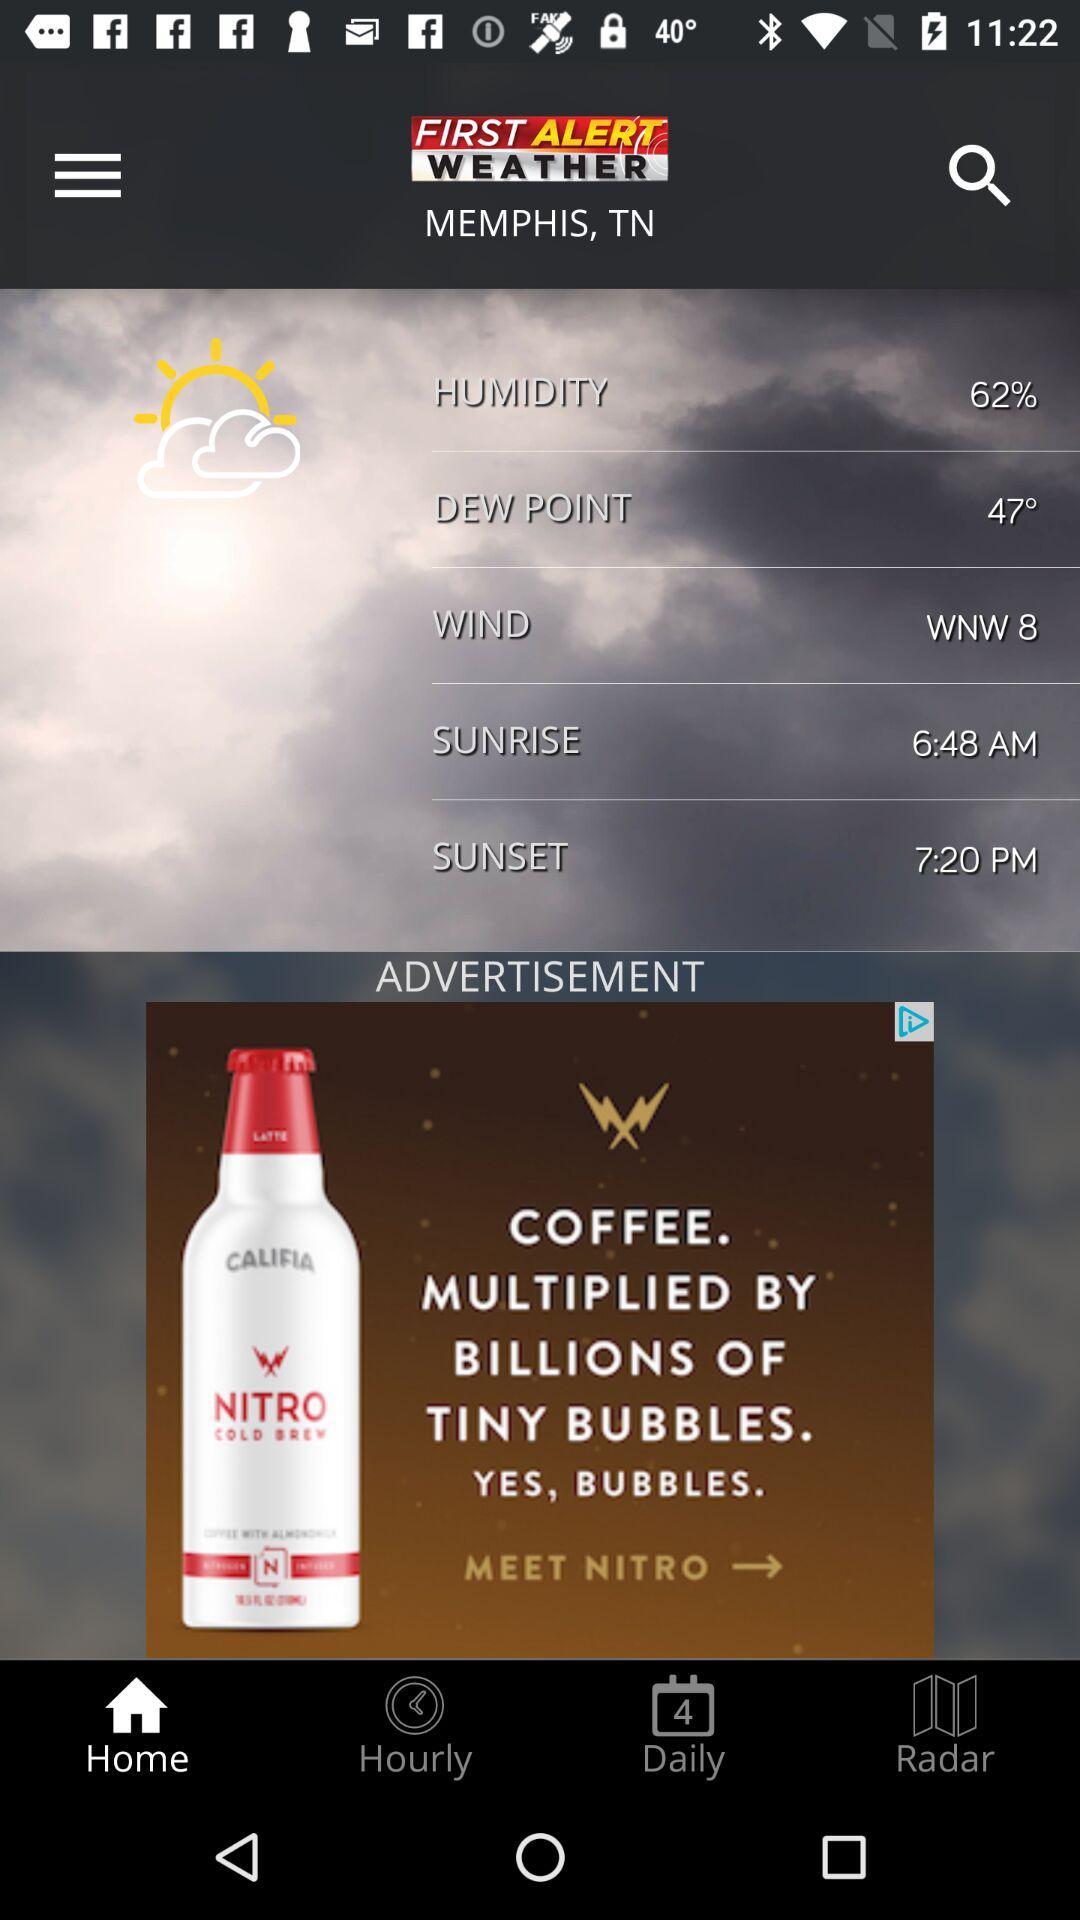 Image resolution: width=1080 pixels, height=1920 pixels. What do you see at coordinates (413, 1726) in the screenshot?
I see `hourly radio button` at bounding box center [413, 1726].